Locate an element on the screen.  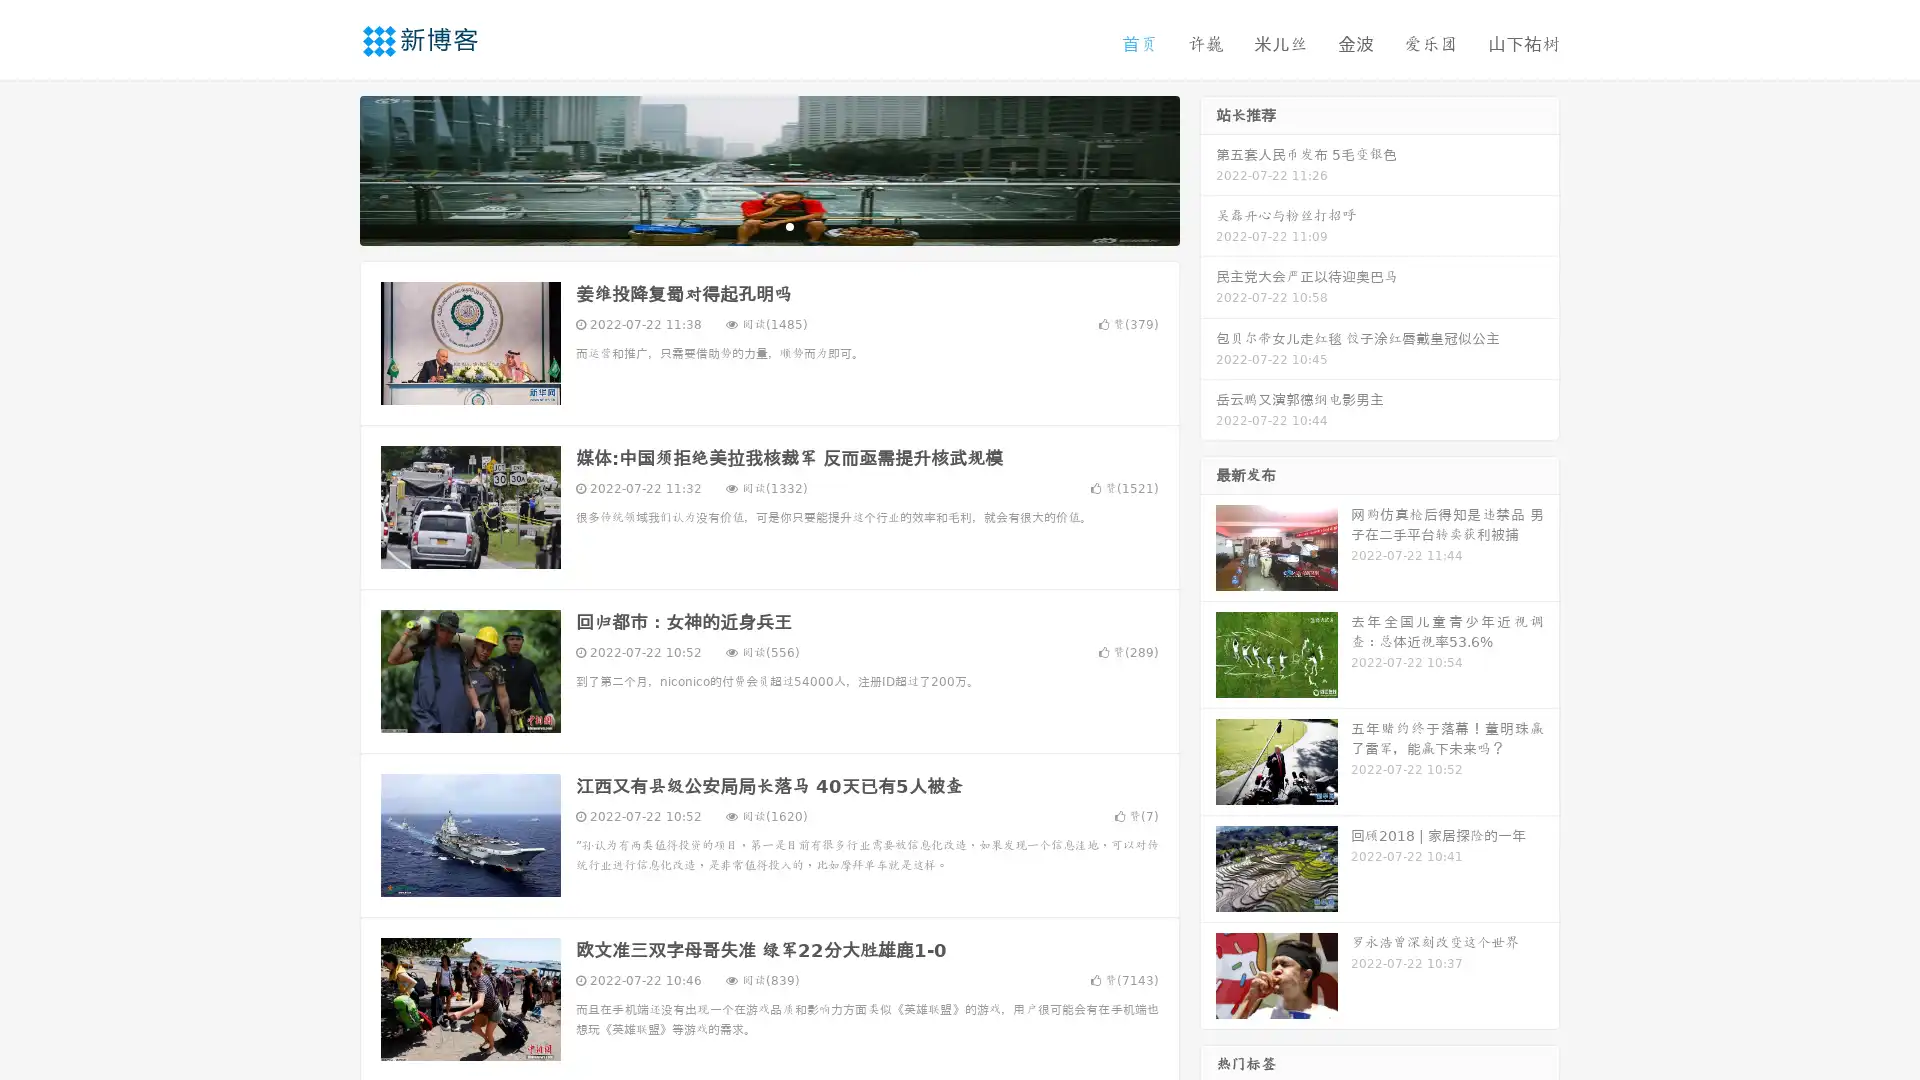
Go to slide 2 is located at coordinates (768, 225).